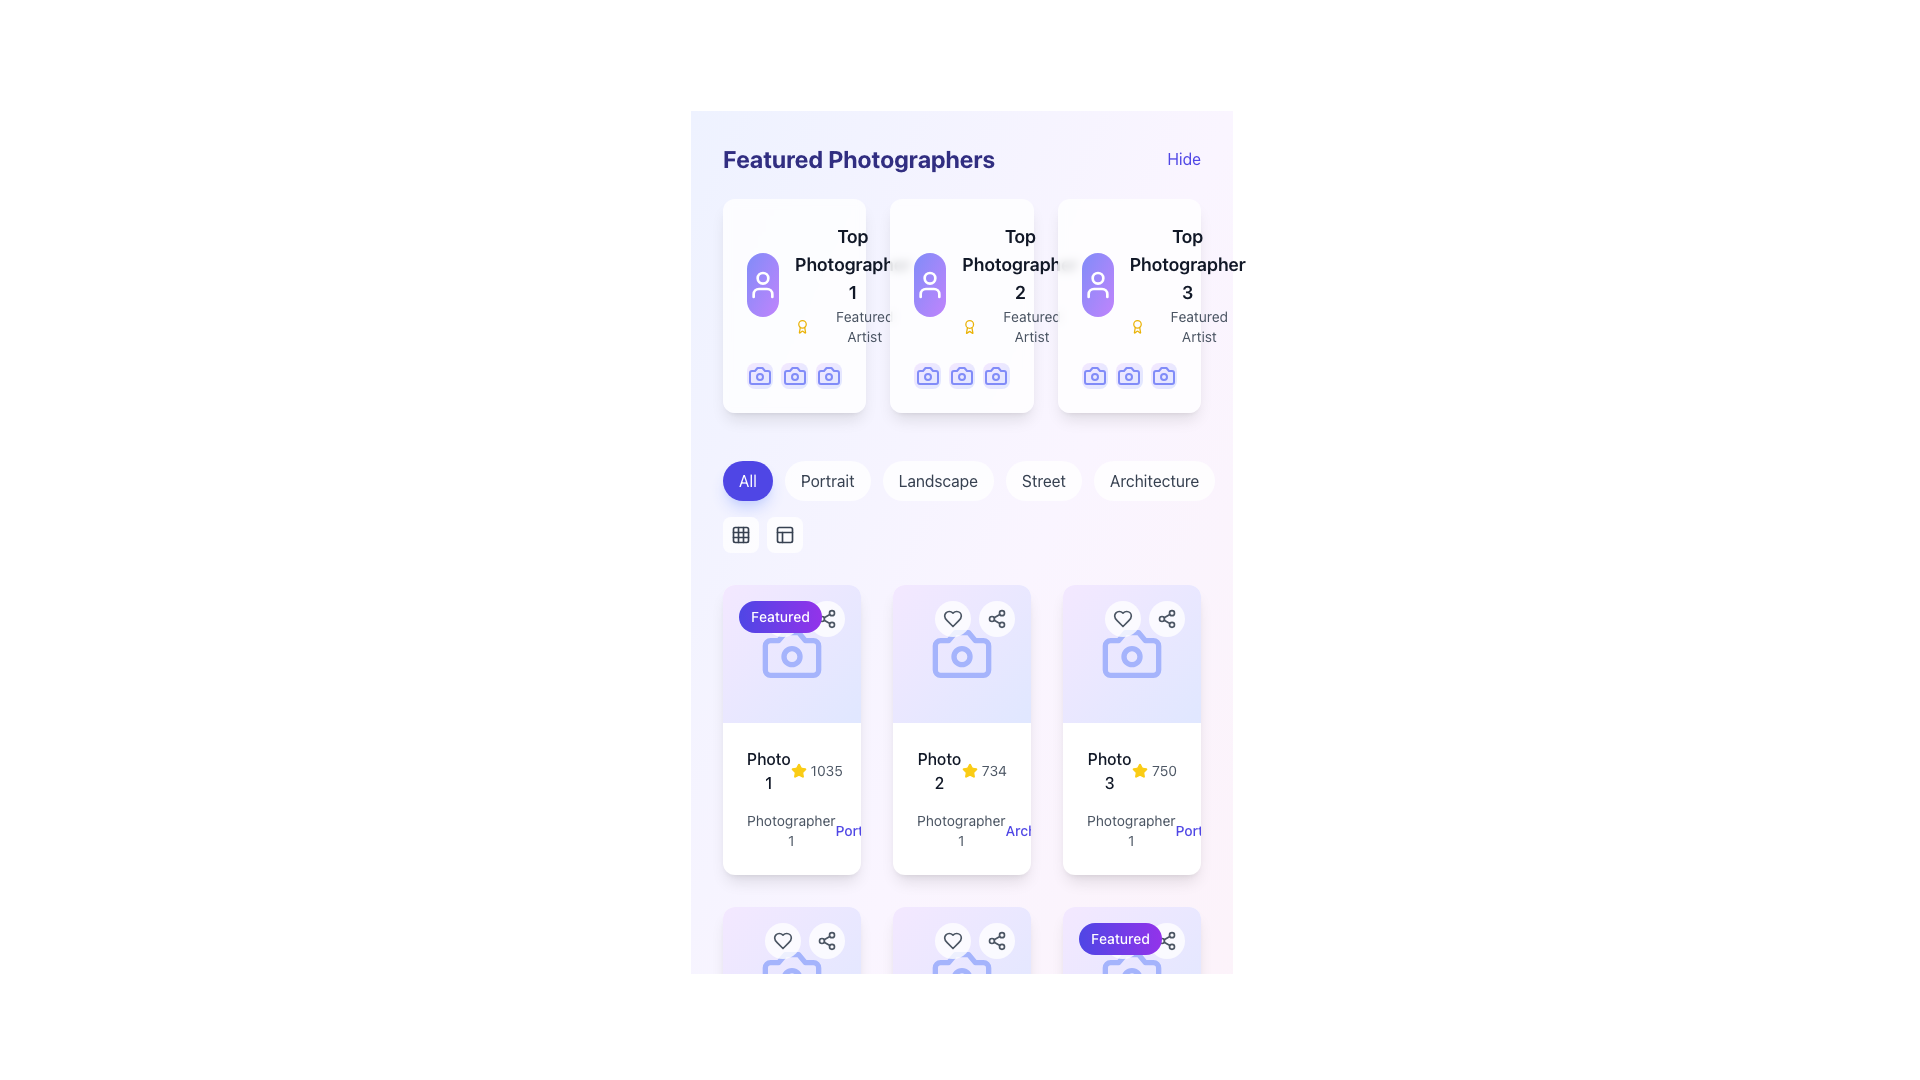 The image size is (1920, 1080). I want to click on the camera icon with a purple gradient background located in the second card of the photographer row, below the title and avatar, so click(926, 376).